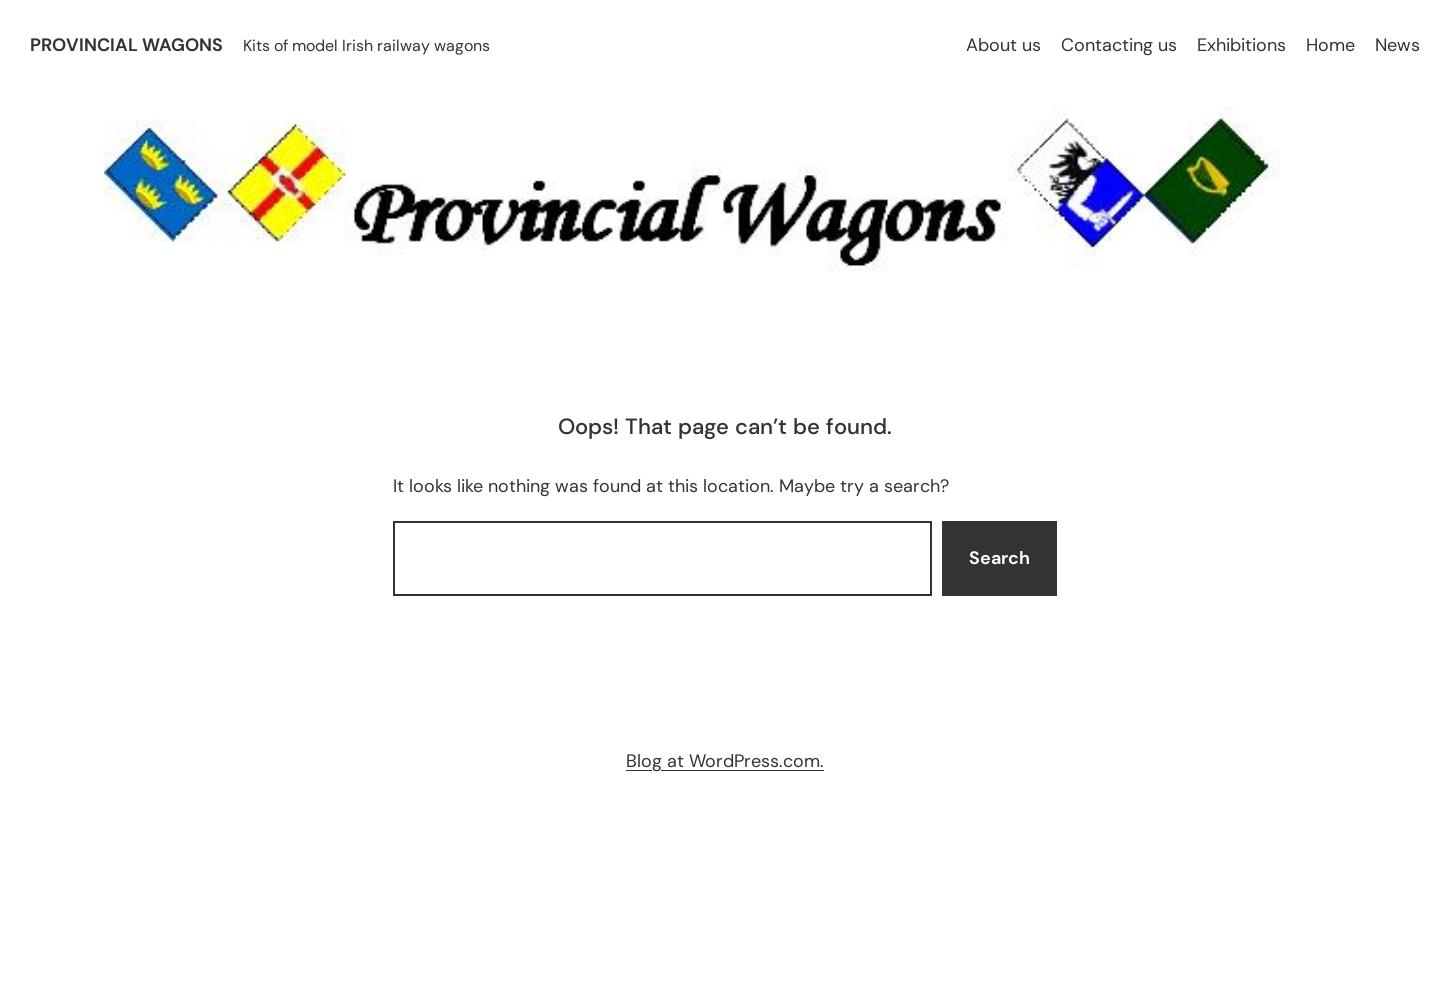  What do you see at coordinates (1396, 45) in the screenshot?
I see `'News'` at bounding box center [1396, 45].